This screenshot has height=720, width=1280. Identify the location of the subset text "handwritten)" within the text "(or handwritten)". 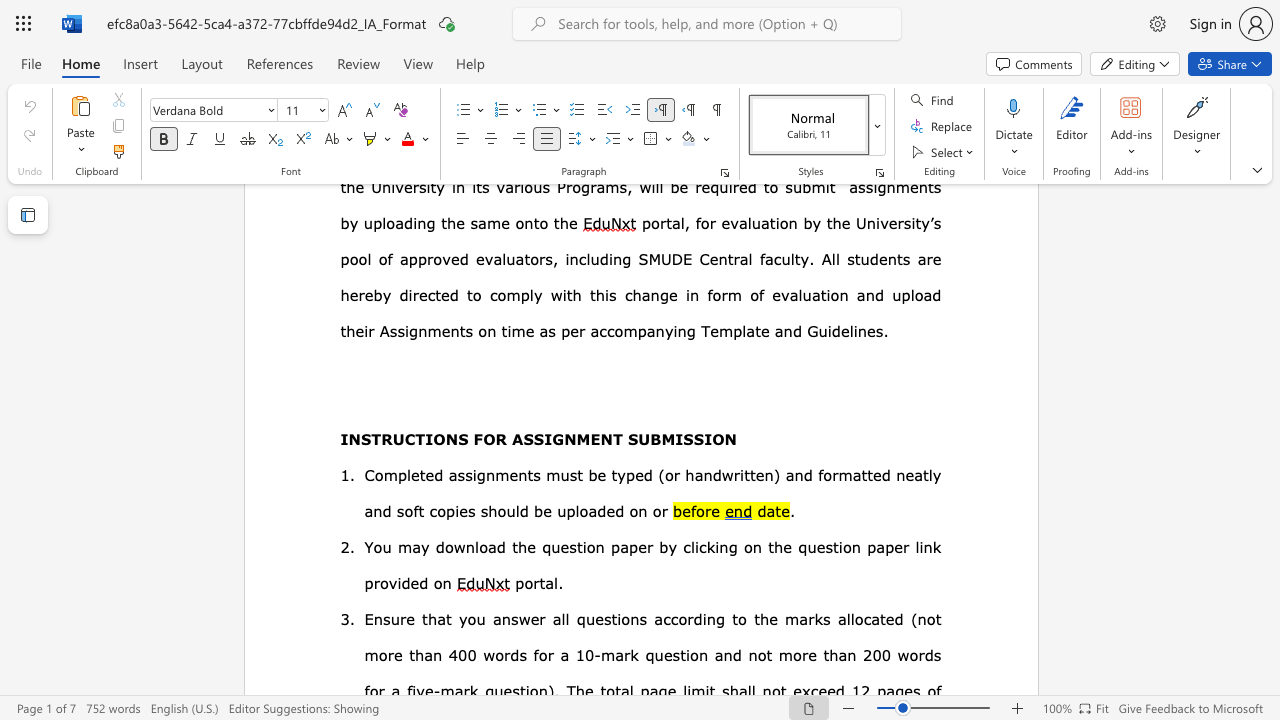
(685, 474).